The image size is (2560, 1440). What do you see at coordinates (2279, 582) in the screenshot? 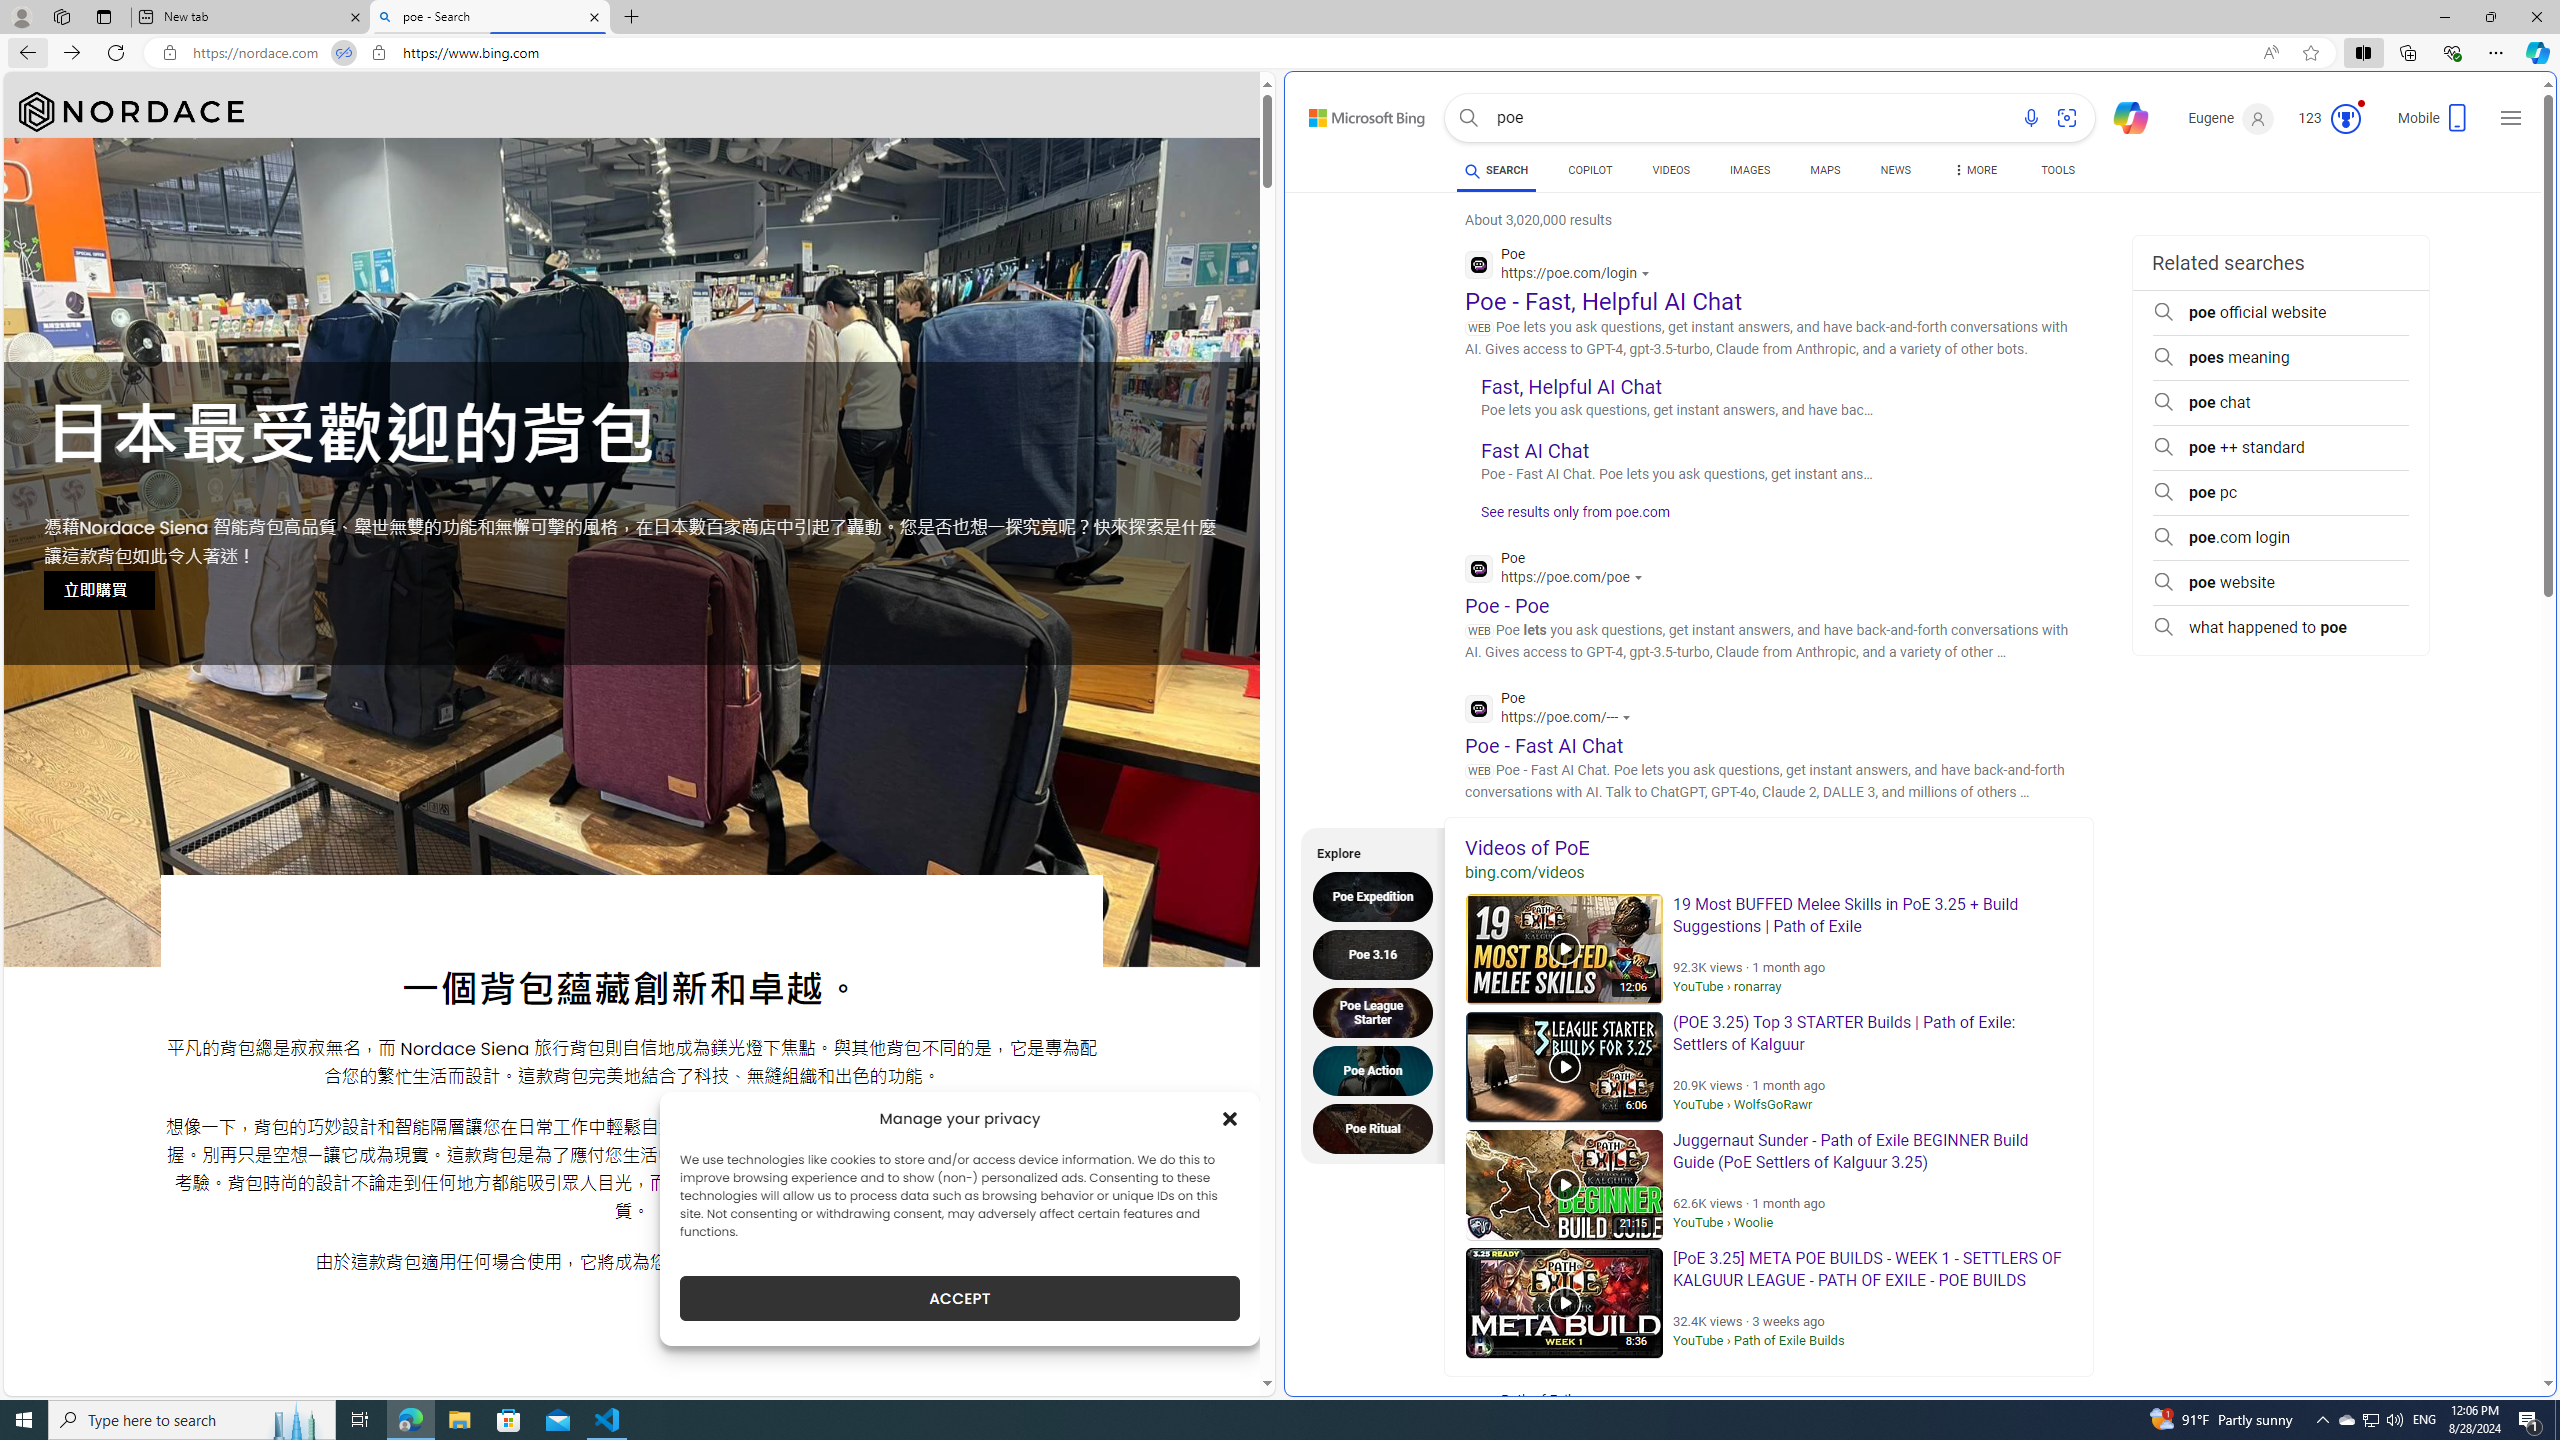
I see `'poe website'` at bounding box center [2279, 582].